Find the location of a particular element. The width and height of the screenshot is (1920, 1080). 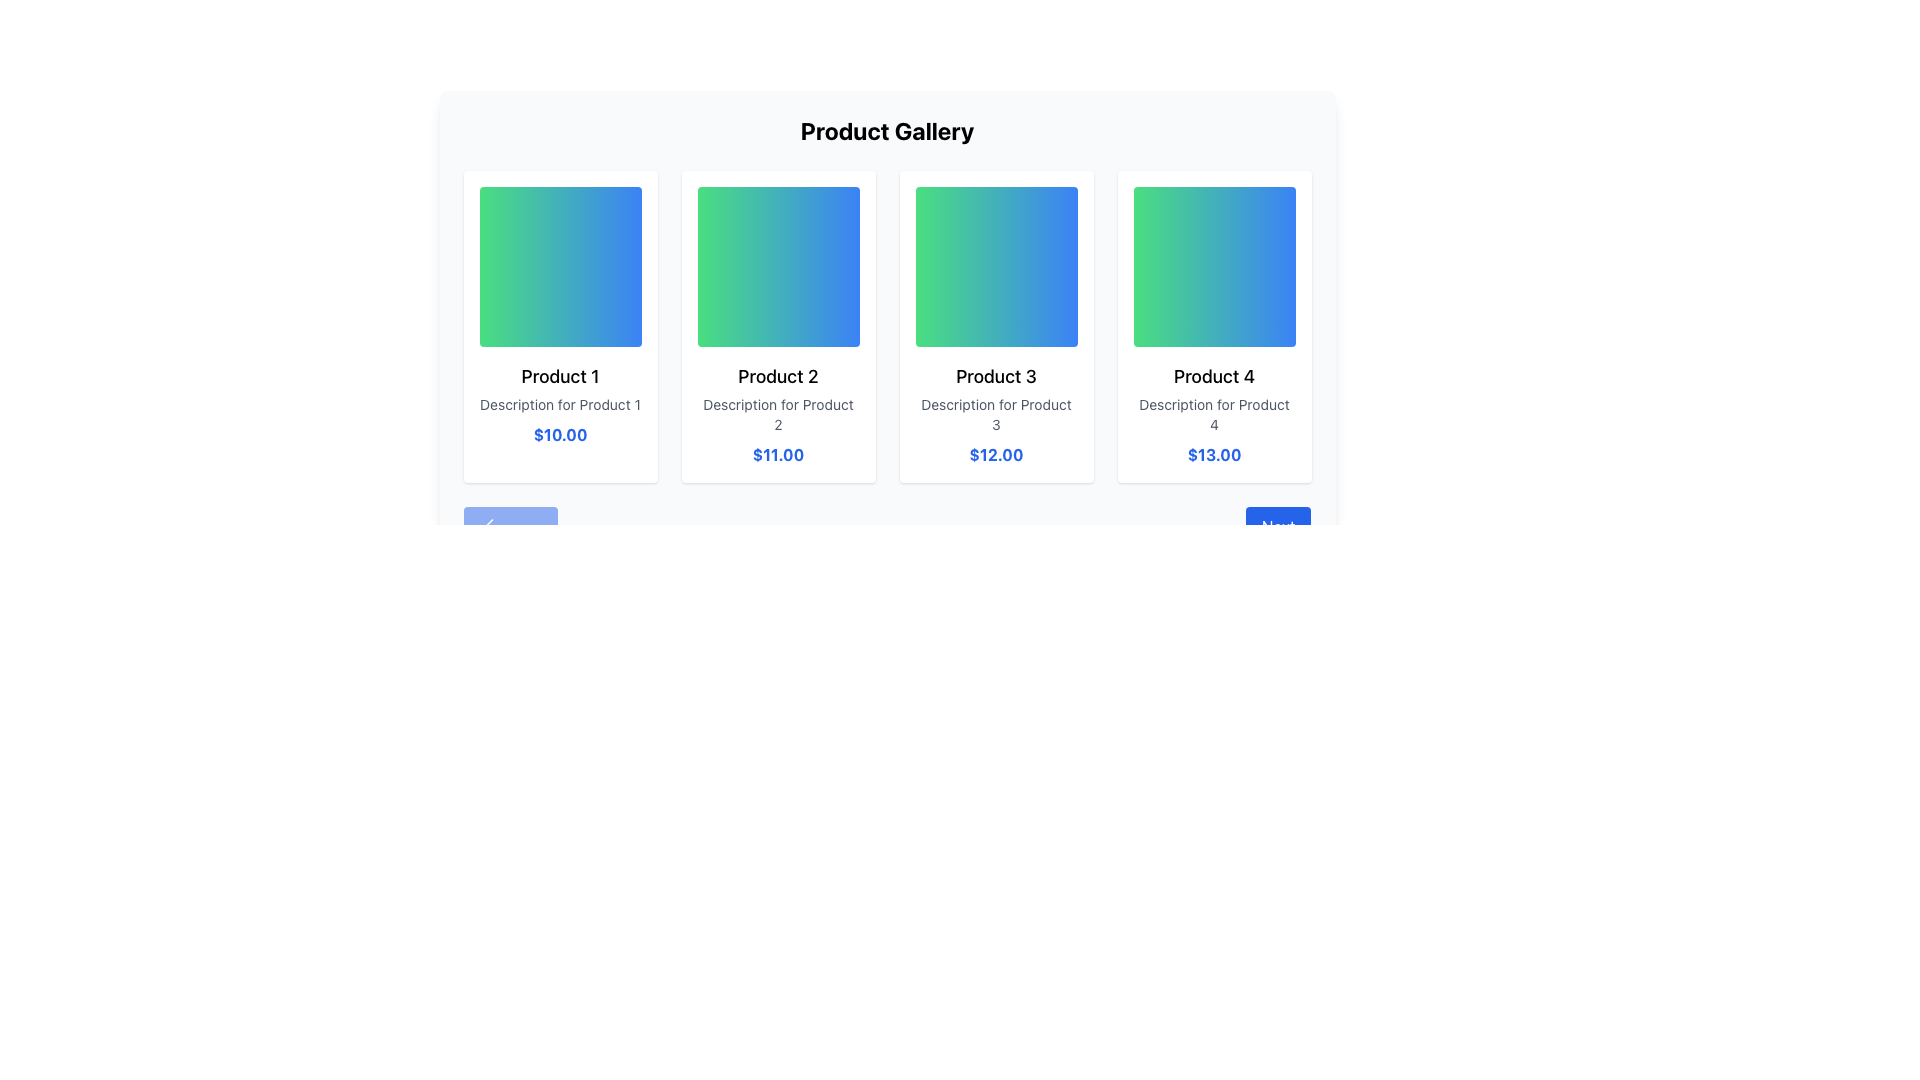

the third product card in the grid layout is located at coordinates (996, 326).